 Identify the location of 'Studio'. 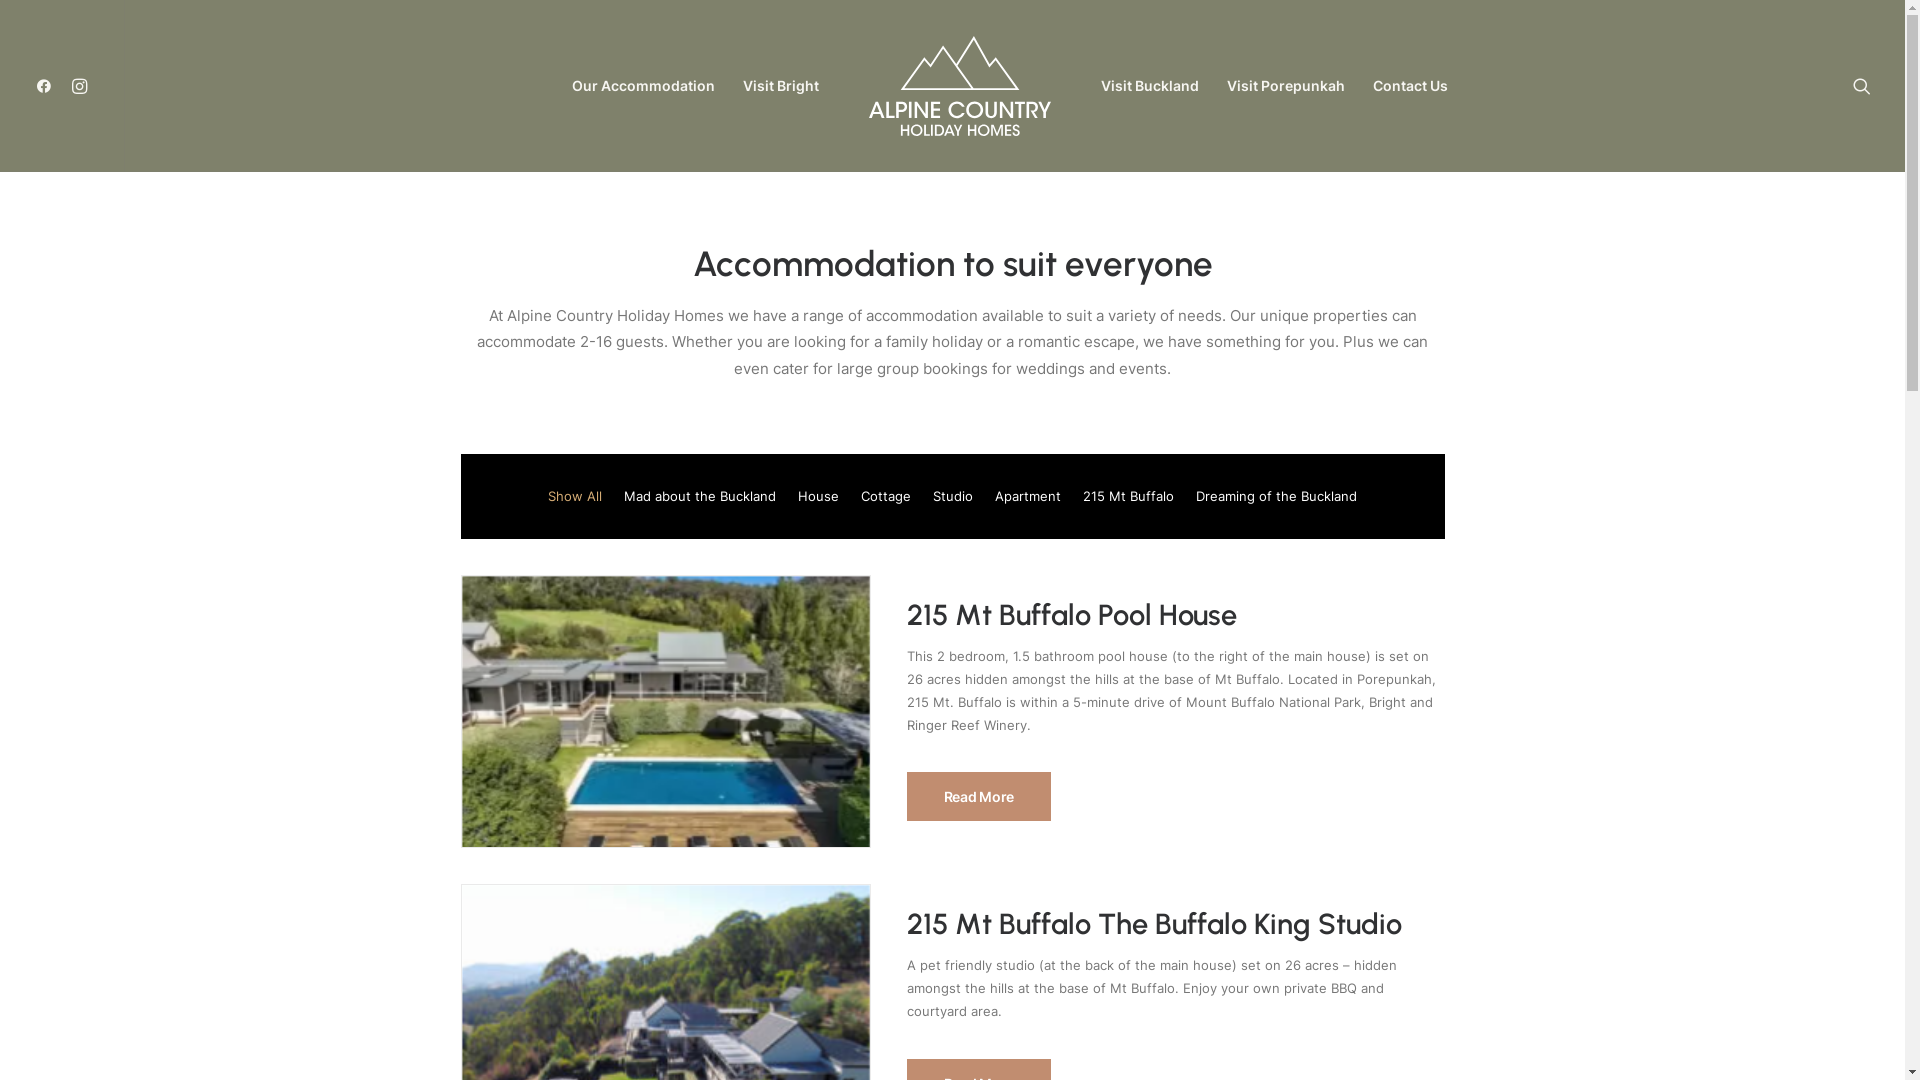
(952, 495).